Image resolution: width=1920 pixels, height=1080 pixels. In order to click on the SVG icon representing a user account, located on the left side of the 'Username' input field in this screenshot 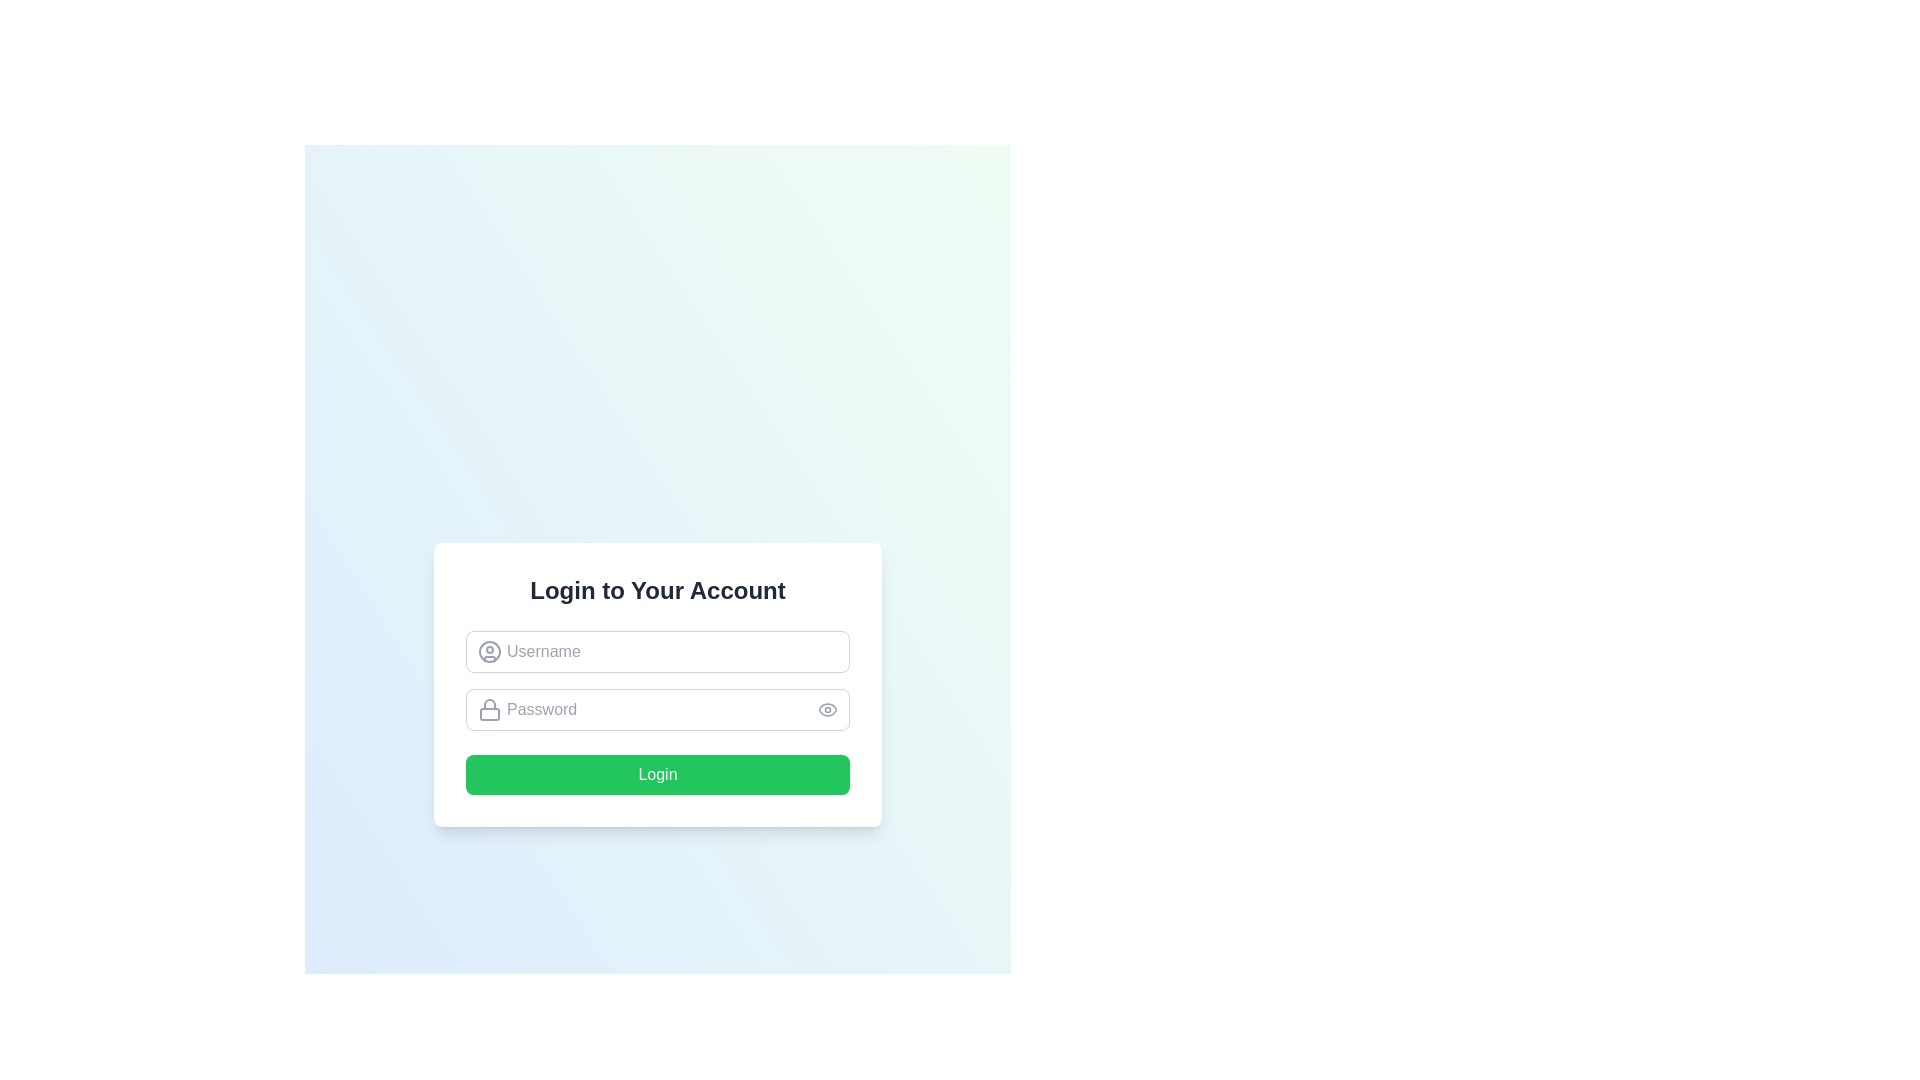, I will do `click(489, 651)`.